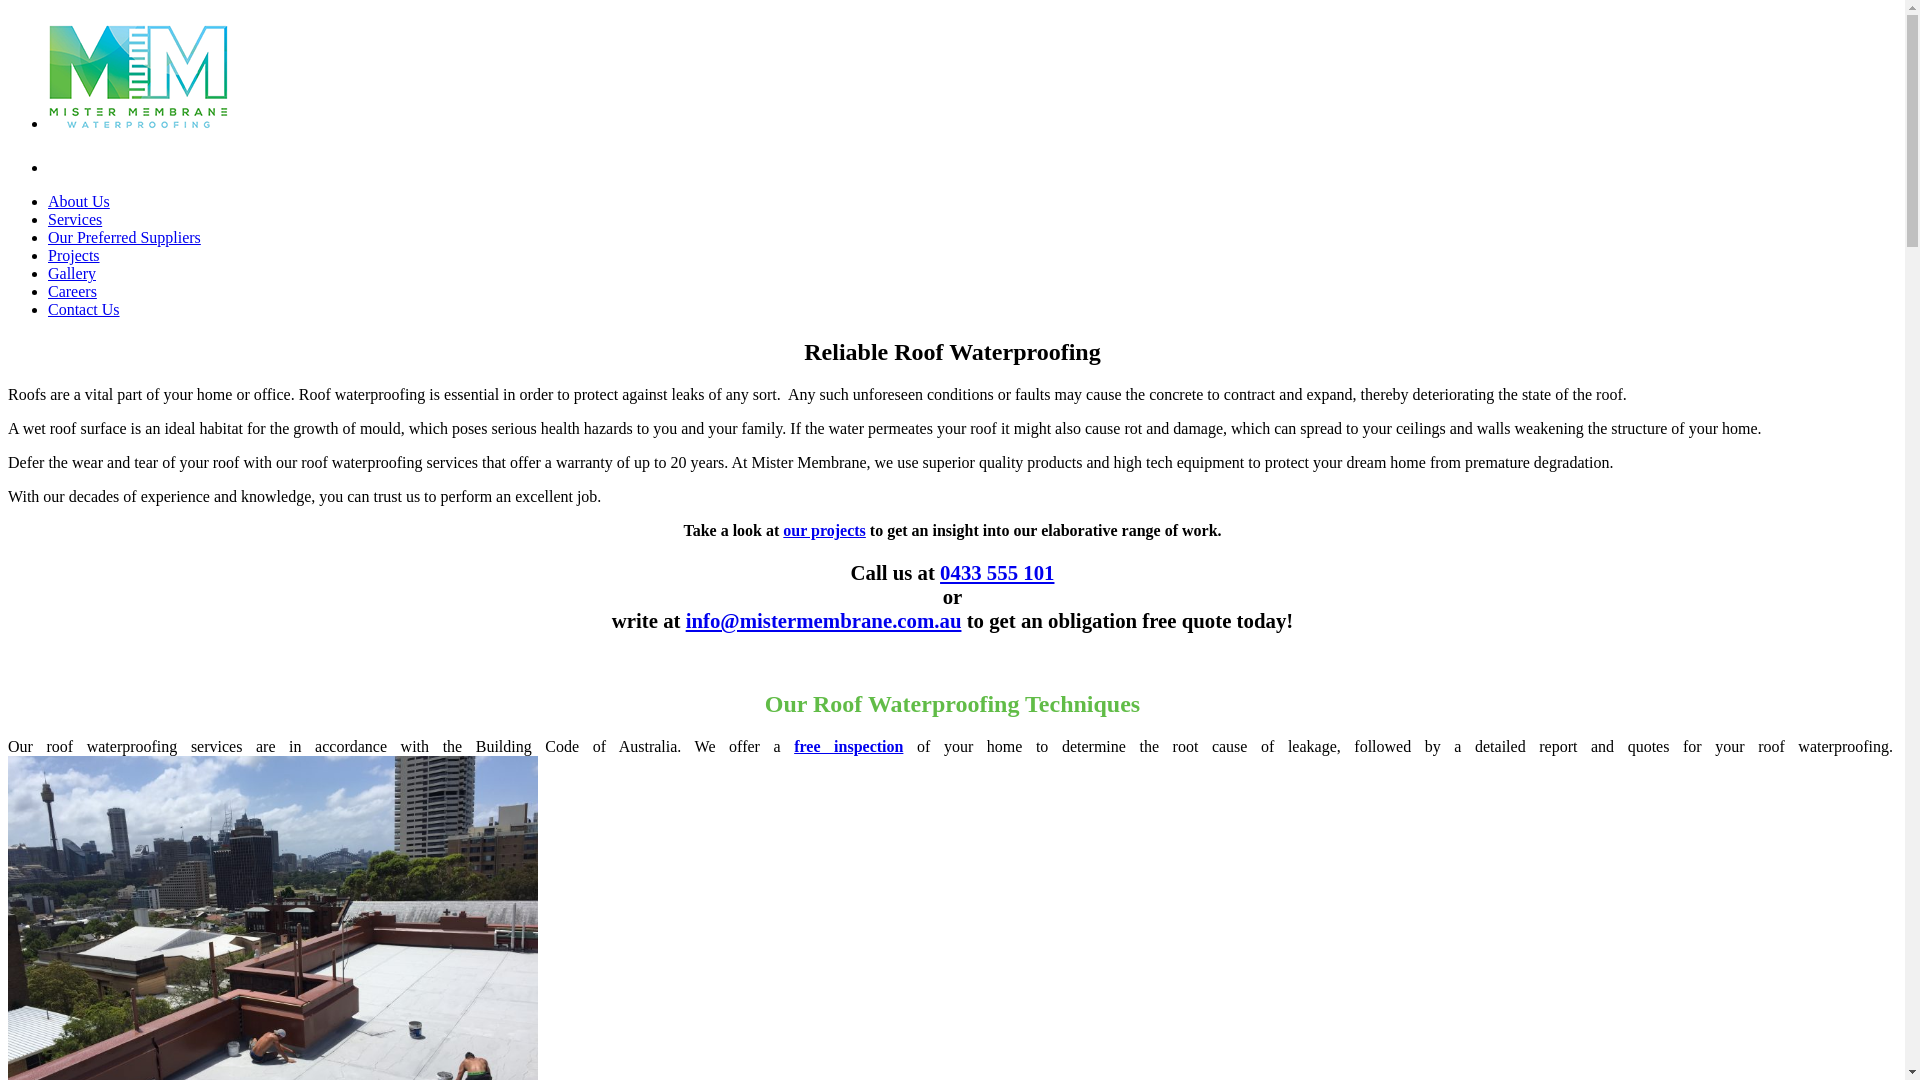 Image resolution: width=1920 pixels, height=1080 pixels. What do you see at coordinates (997, 572) in the screenshot?
I see `'0433 555 101'` at bounding box center [997, 572].